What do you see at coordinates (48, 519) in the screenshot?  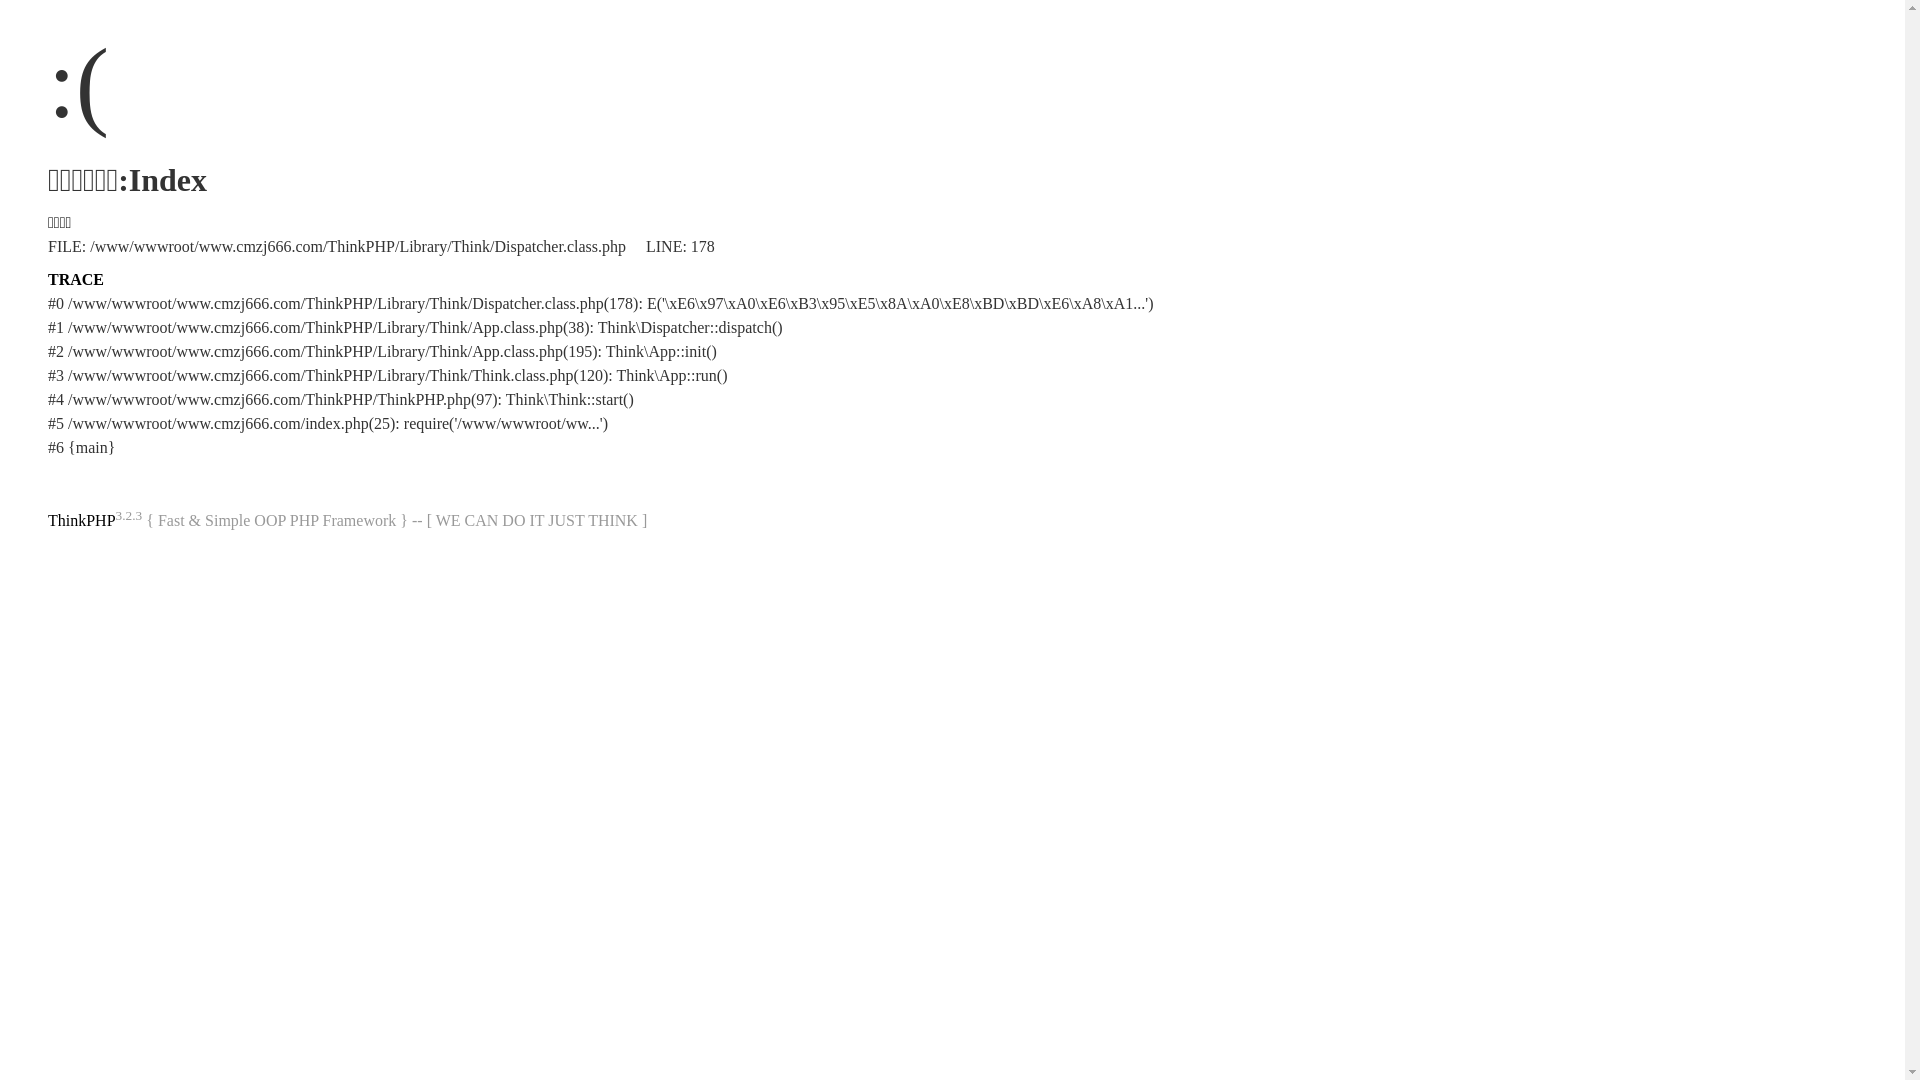 I see `'ThinkPHP'` at bounding box center [48, 519].